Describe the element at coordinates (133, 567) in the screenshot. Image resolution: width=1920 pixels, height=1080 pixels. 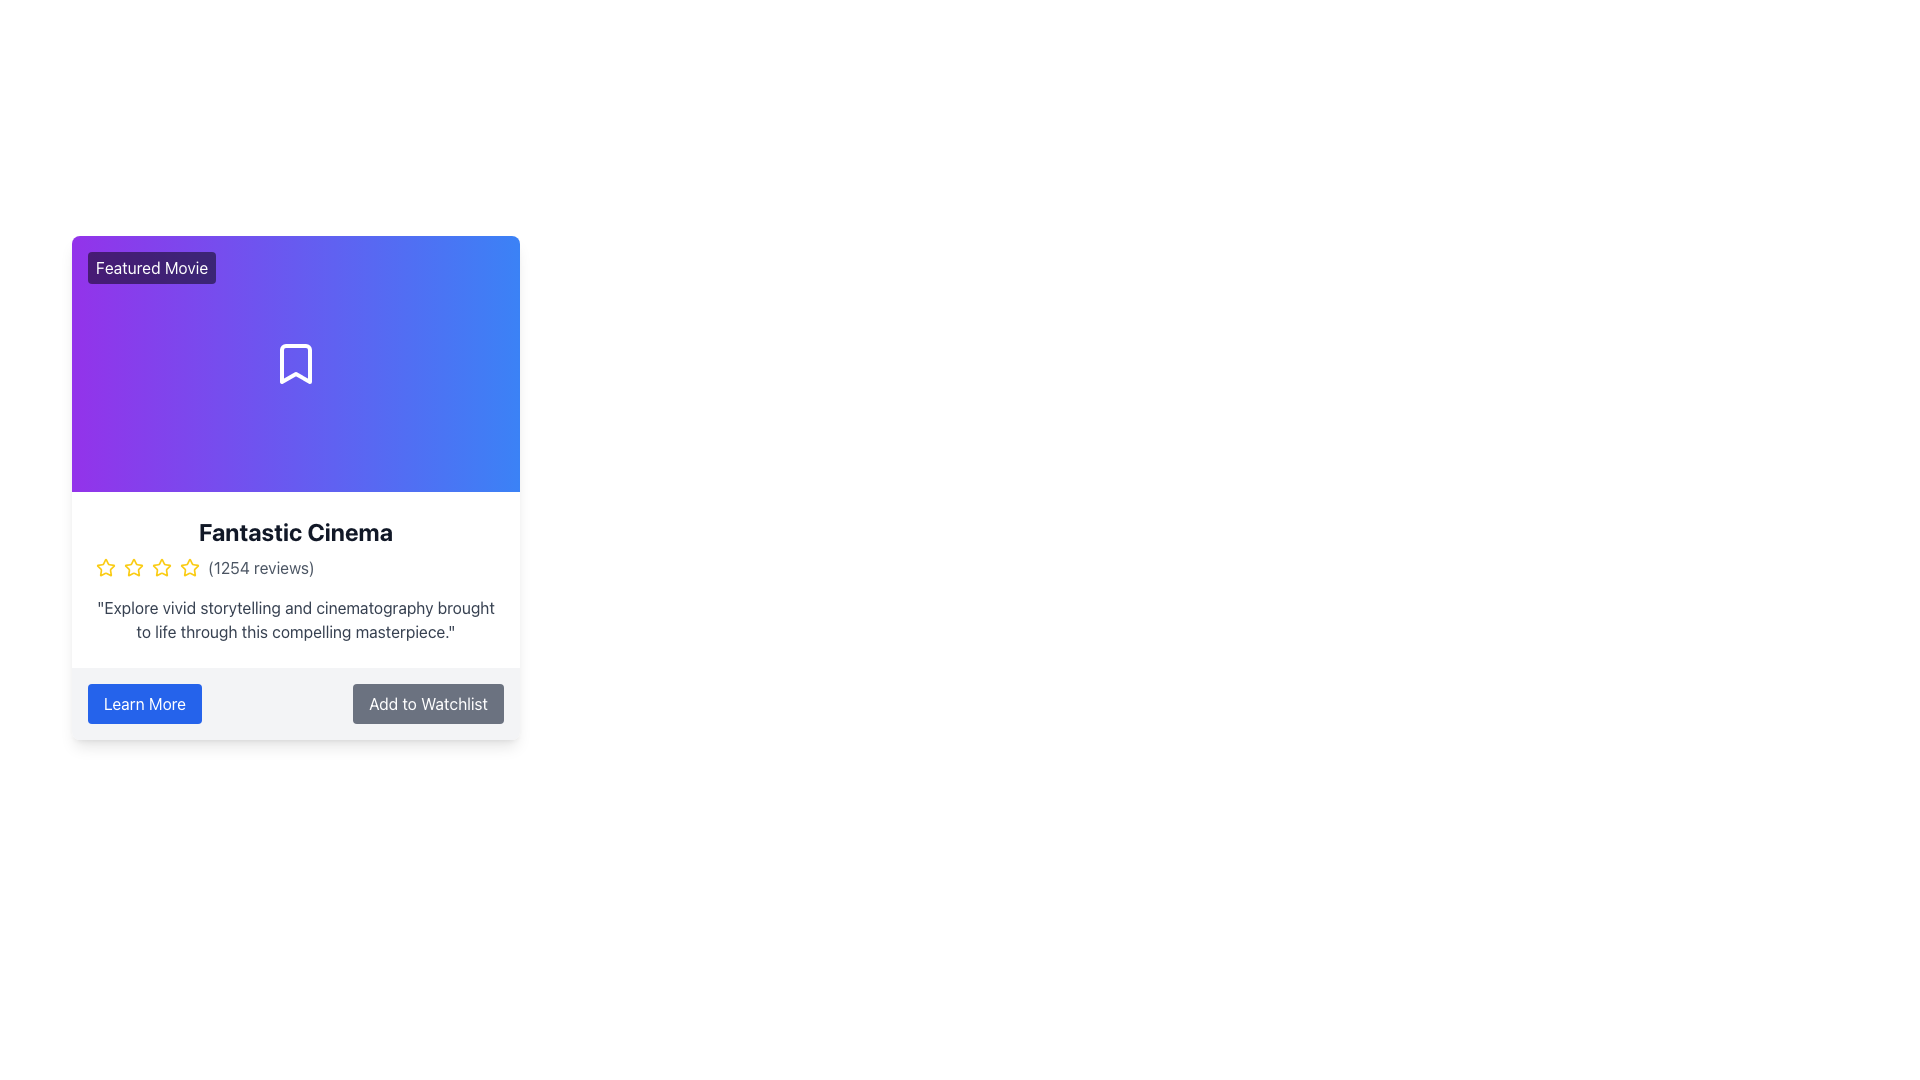
I see `the second star-shaped rating icon with a yellow border and white fill, located below the title 'Fantastic Cinema' and above the rating details` at that location.